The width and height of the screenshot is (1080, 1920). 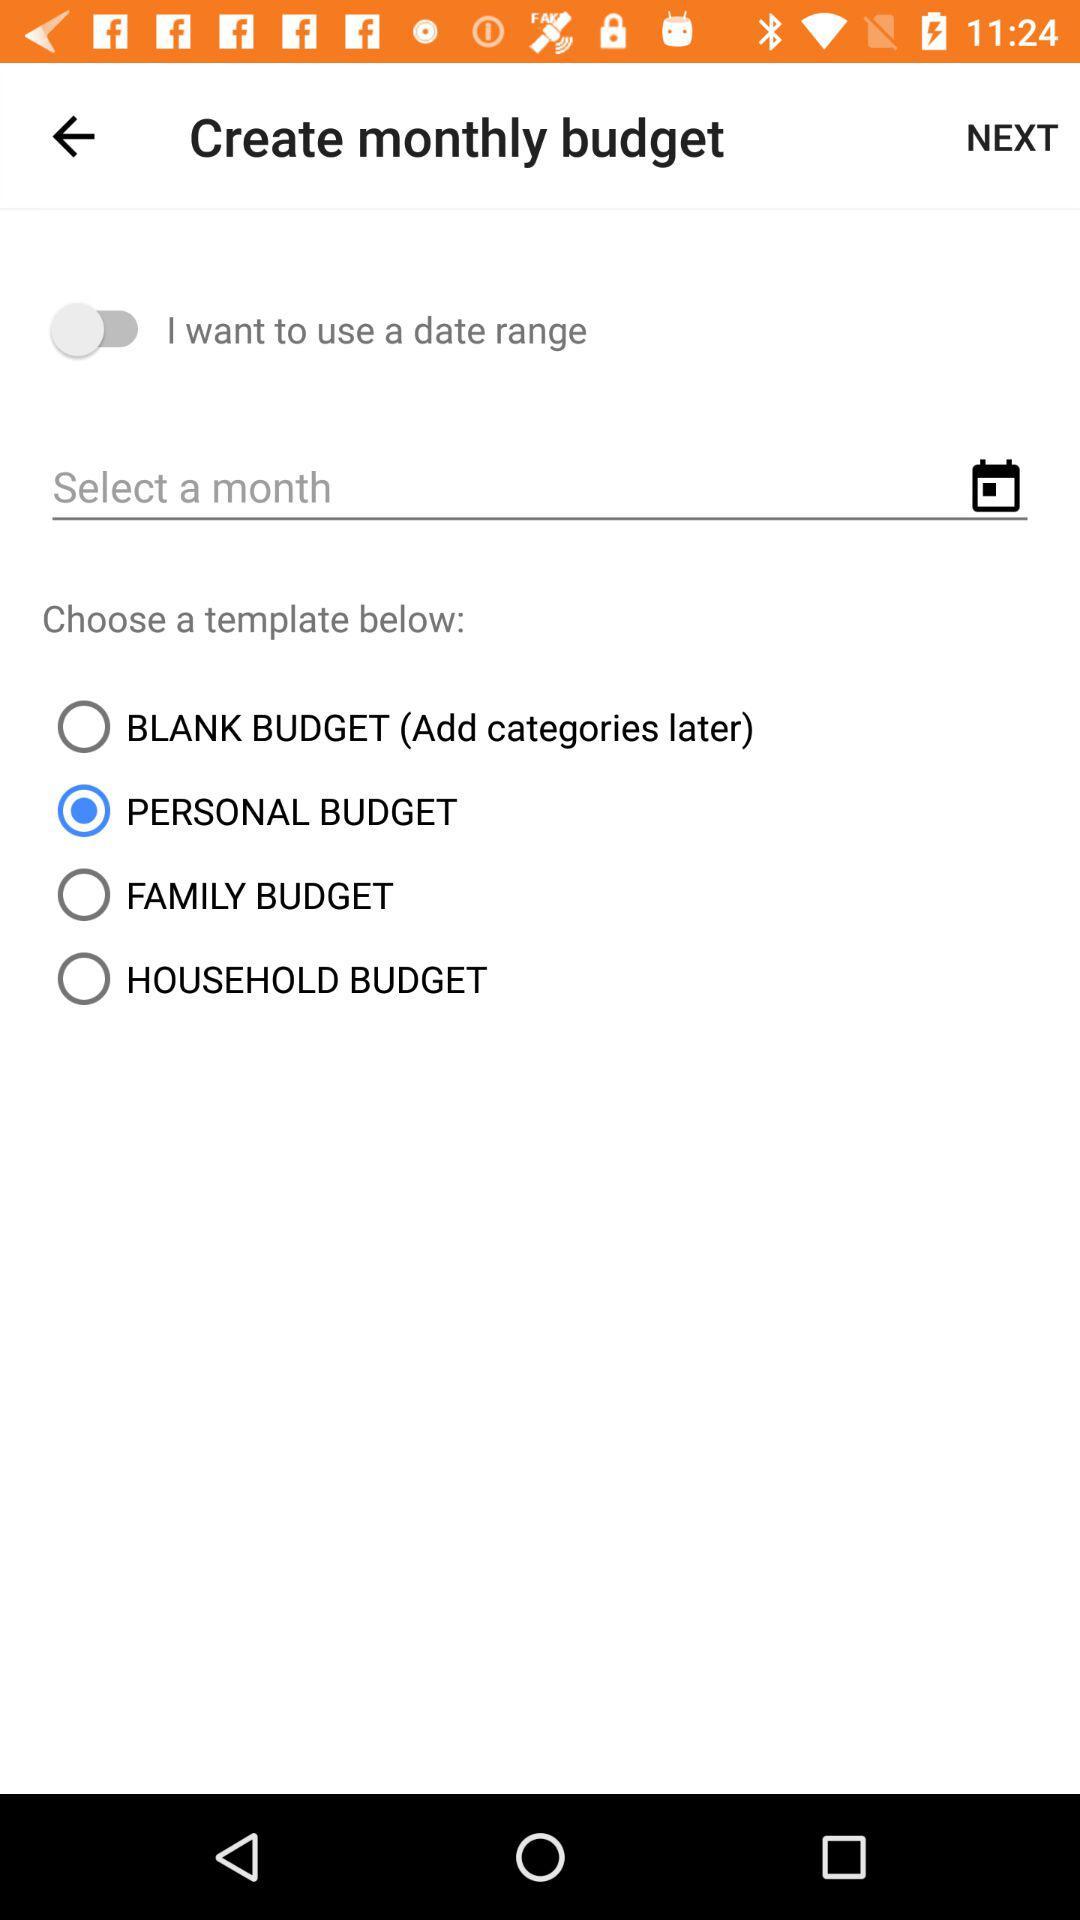 What do you see at coordinates (217, 893) in the screenshot?
I see `the item below the personal budget icon` at bounding box center [217, 893].